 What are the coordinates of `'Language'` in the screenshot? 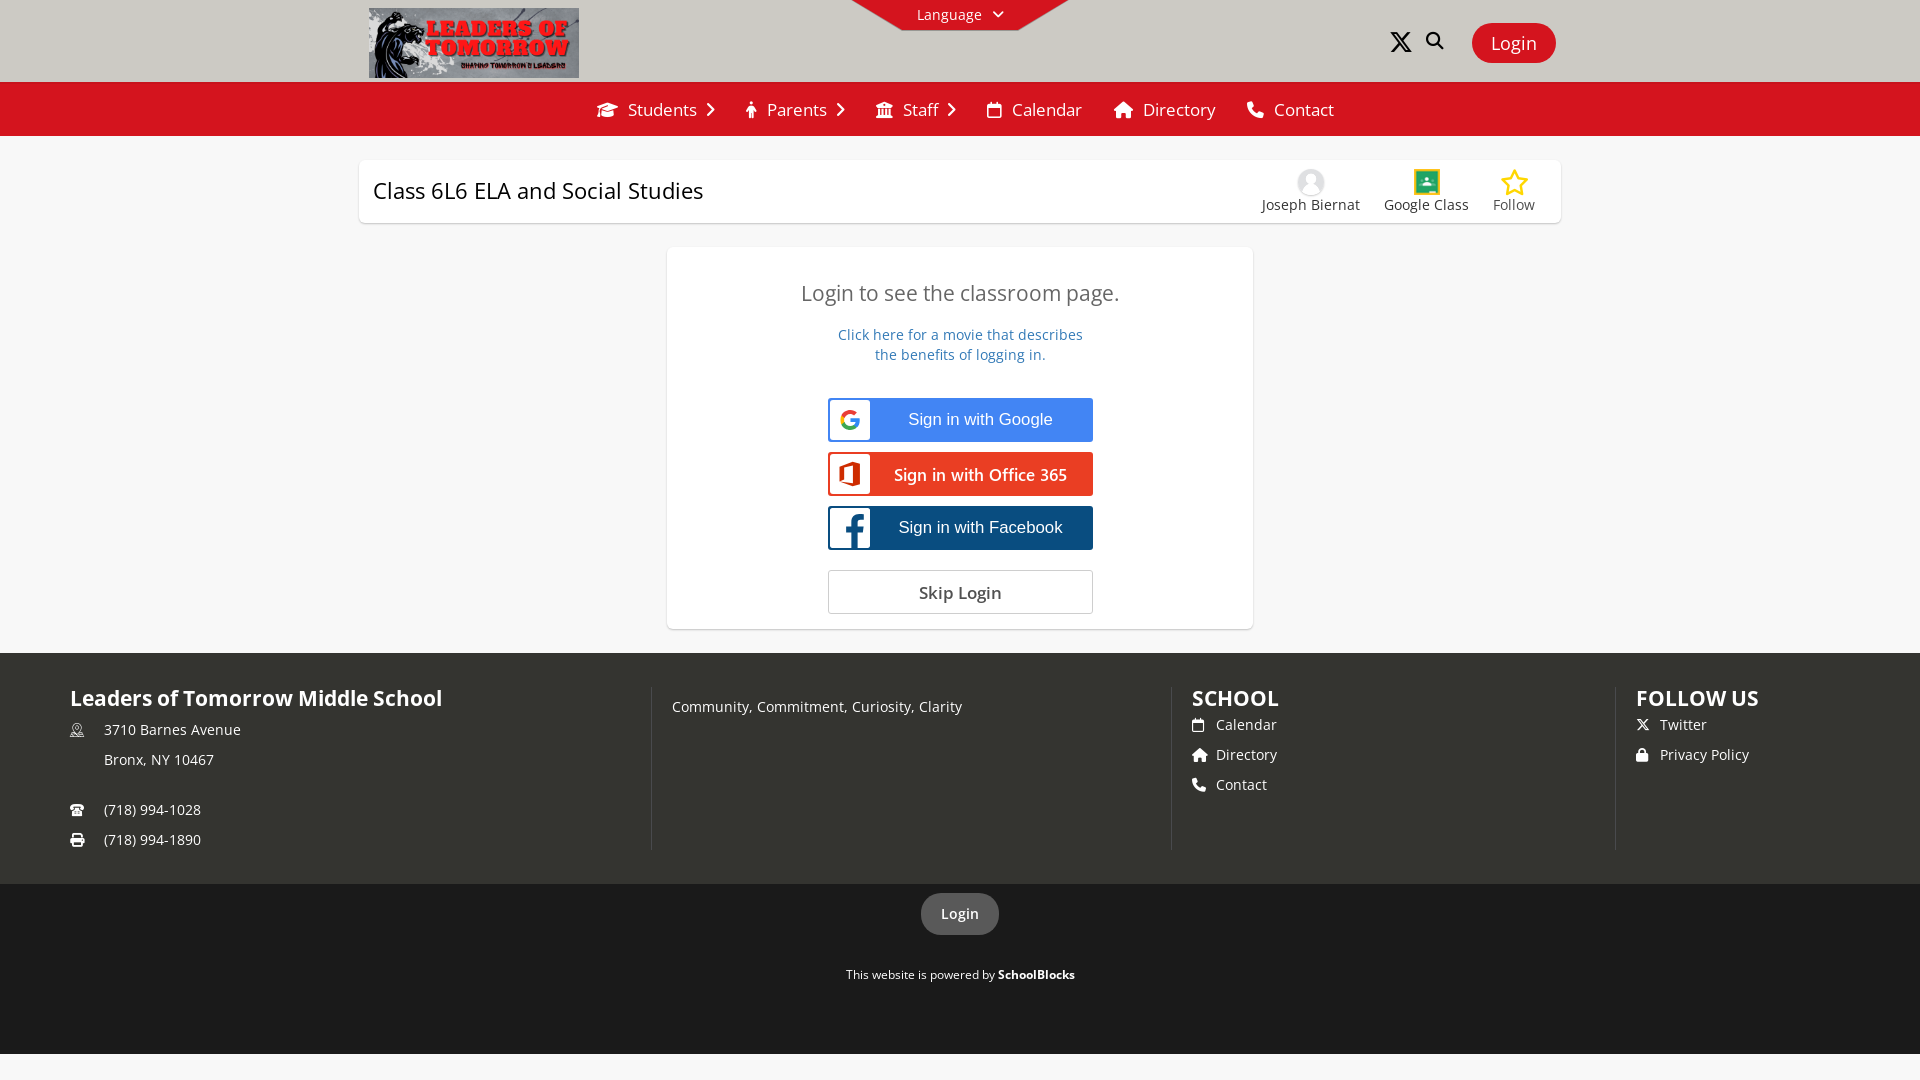 It's located at (960, 15).